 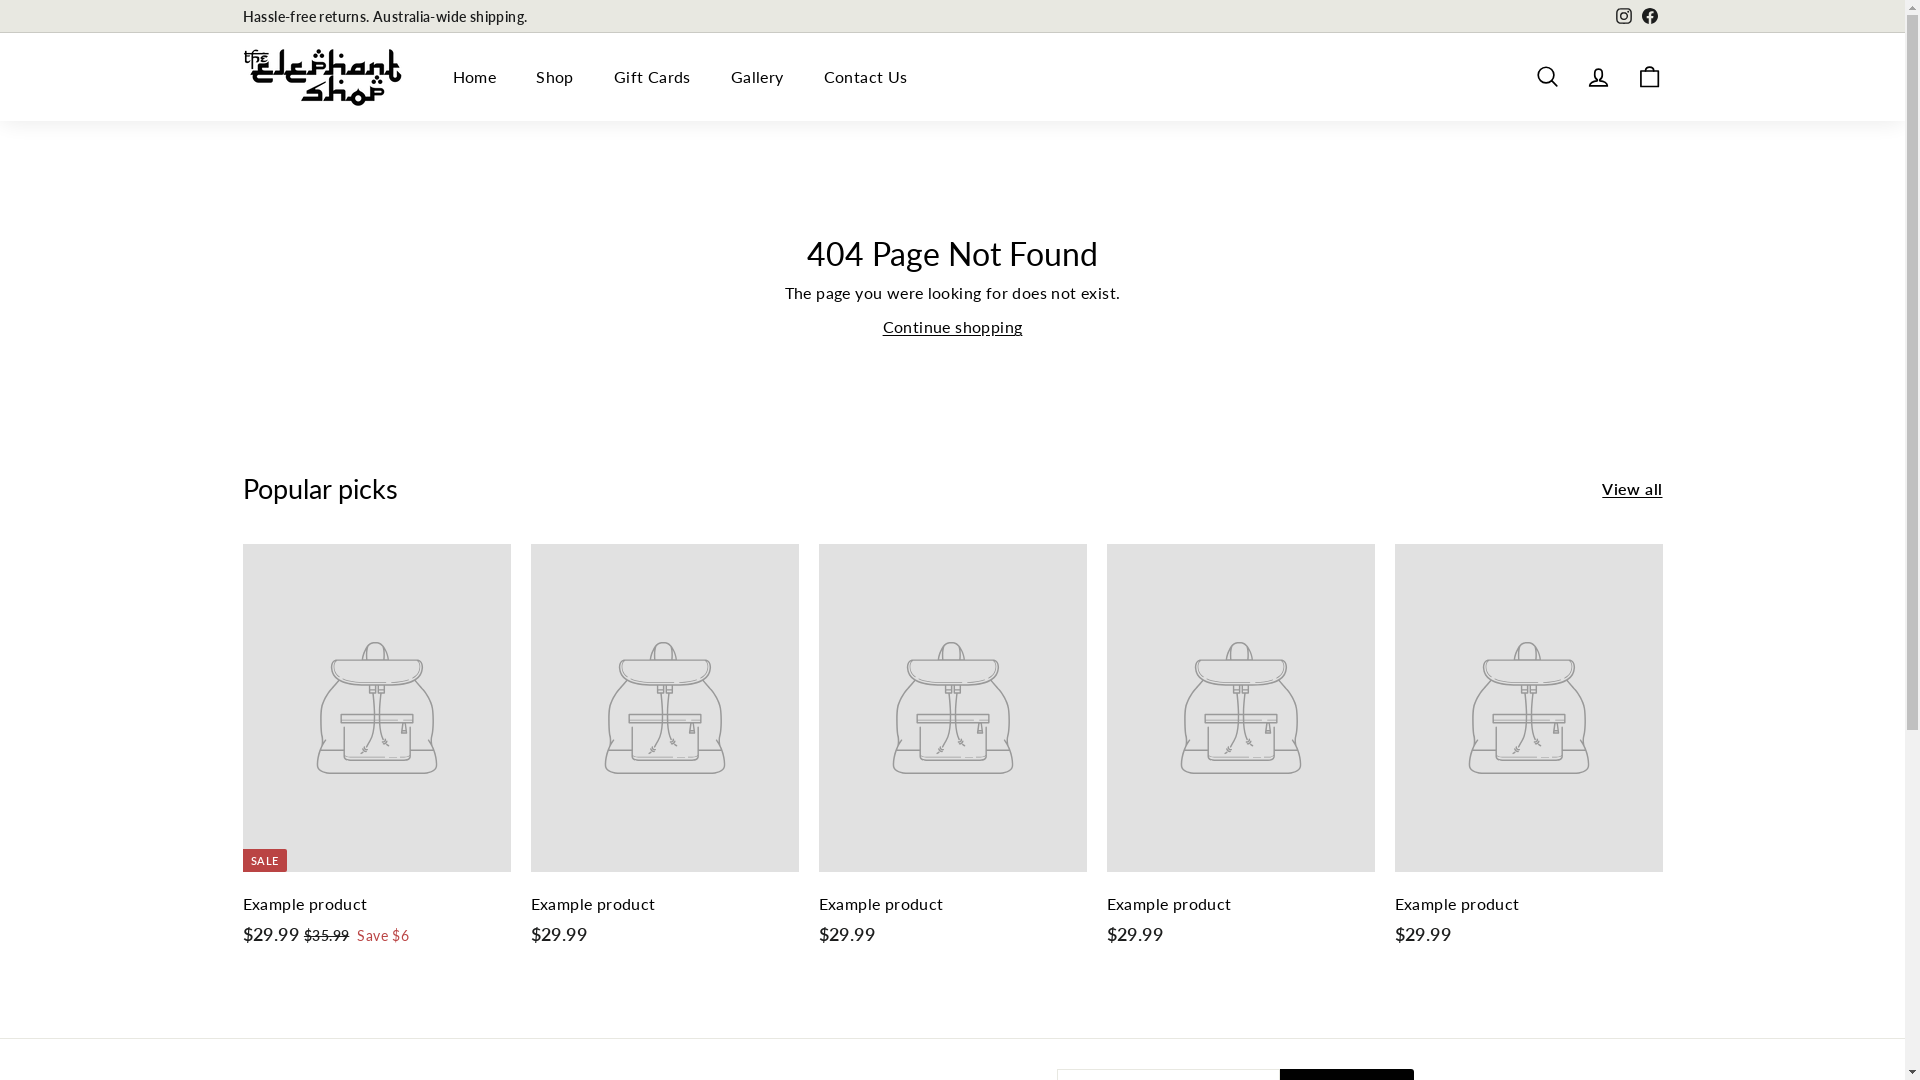 I want to click on 'Example product, so click(x=663, y=756).